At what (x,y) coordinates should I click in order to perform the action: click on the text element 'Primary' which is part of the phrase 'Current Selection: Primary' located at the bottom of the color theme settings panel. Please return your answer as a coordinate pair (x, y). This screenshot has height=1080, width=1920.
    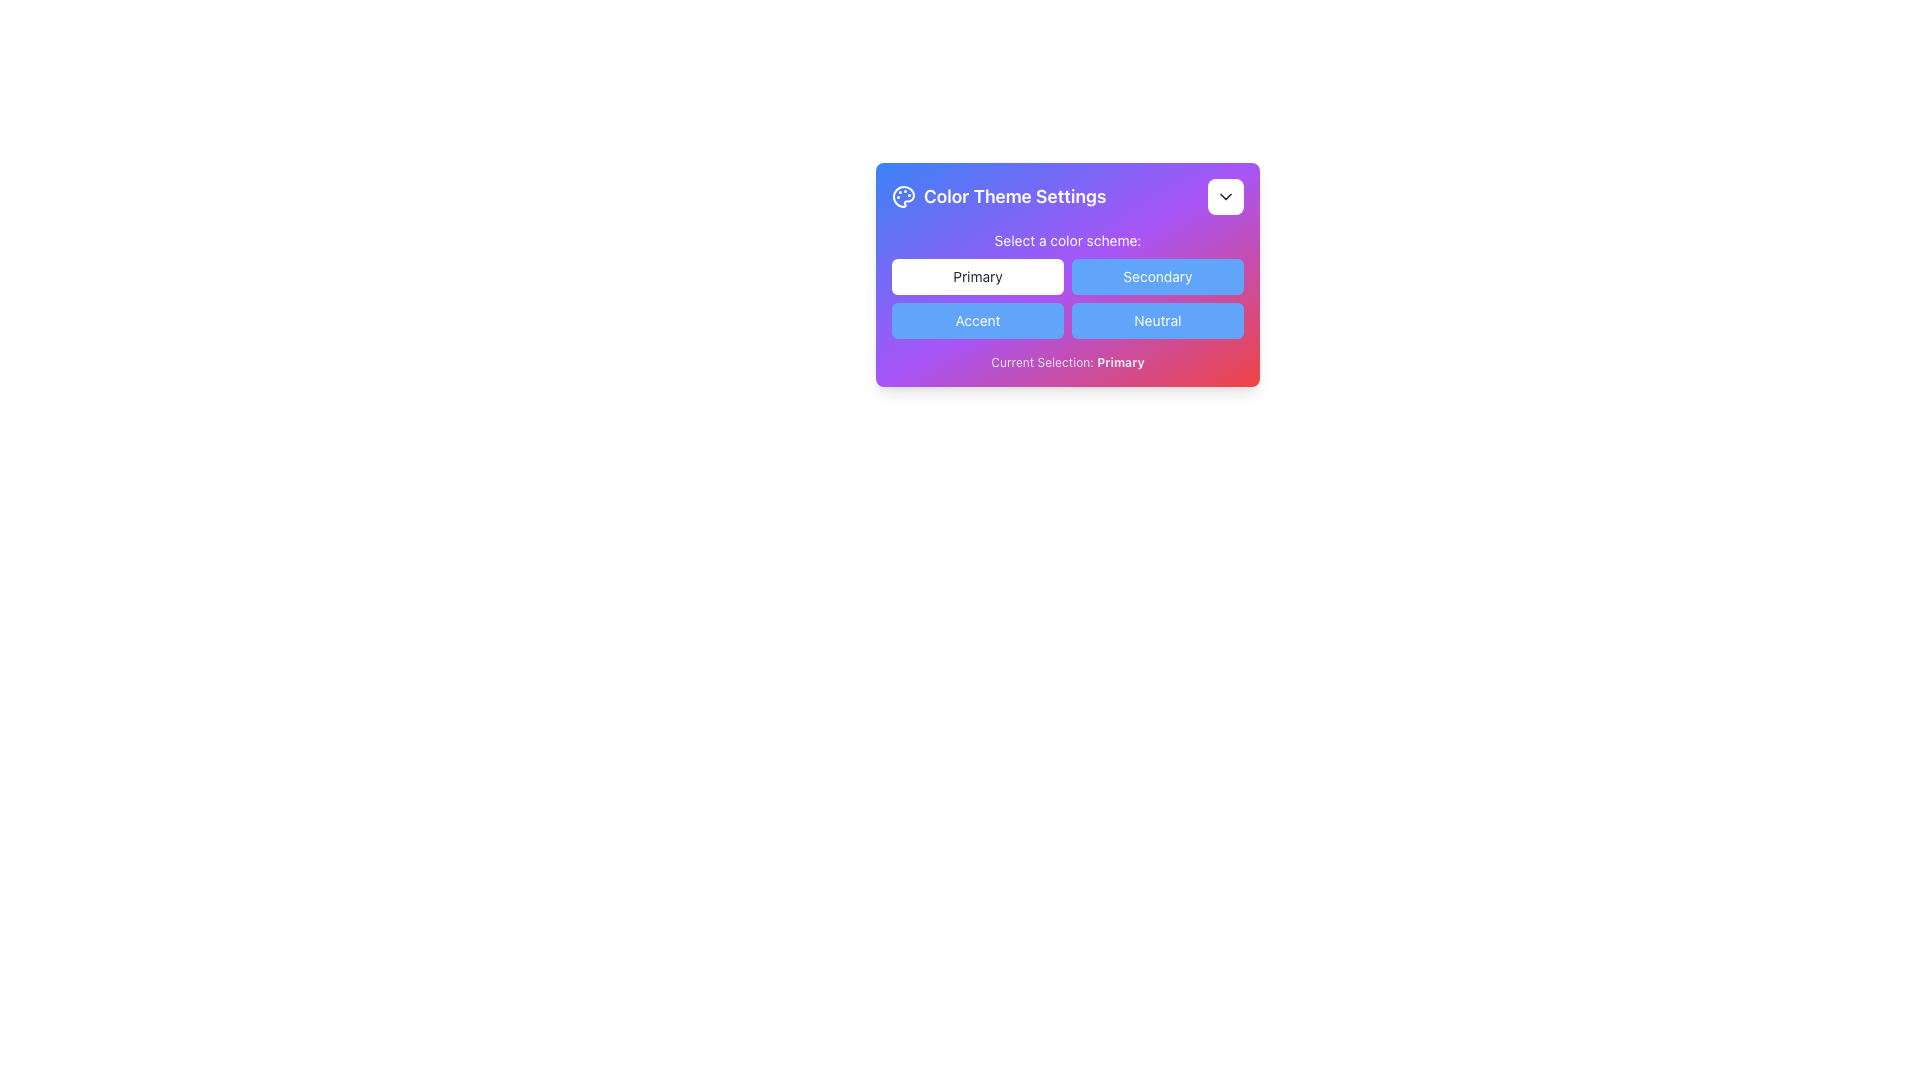
    Looking at the image, I should click on (1120, 362).